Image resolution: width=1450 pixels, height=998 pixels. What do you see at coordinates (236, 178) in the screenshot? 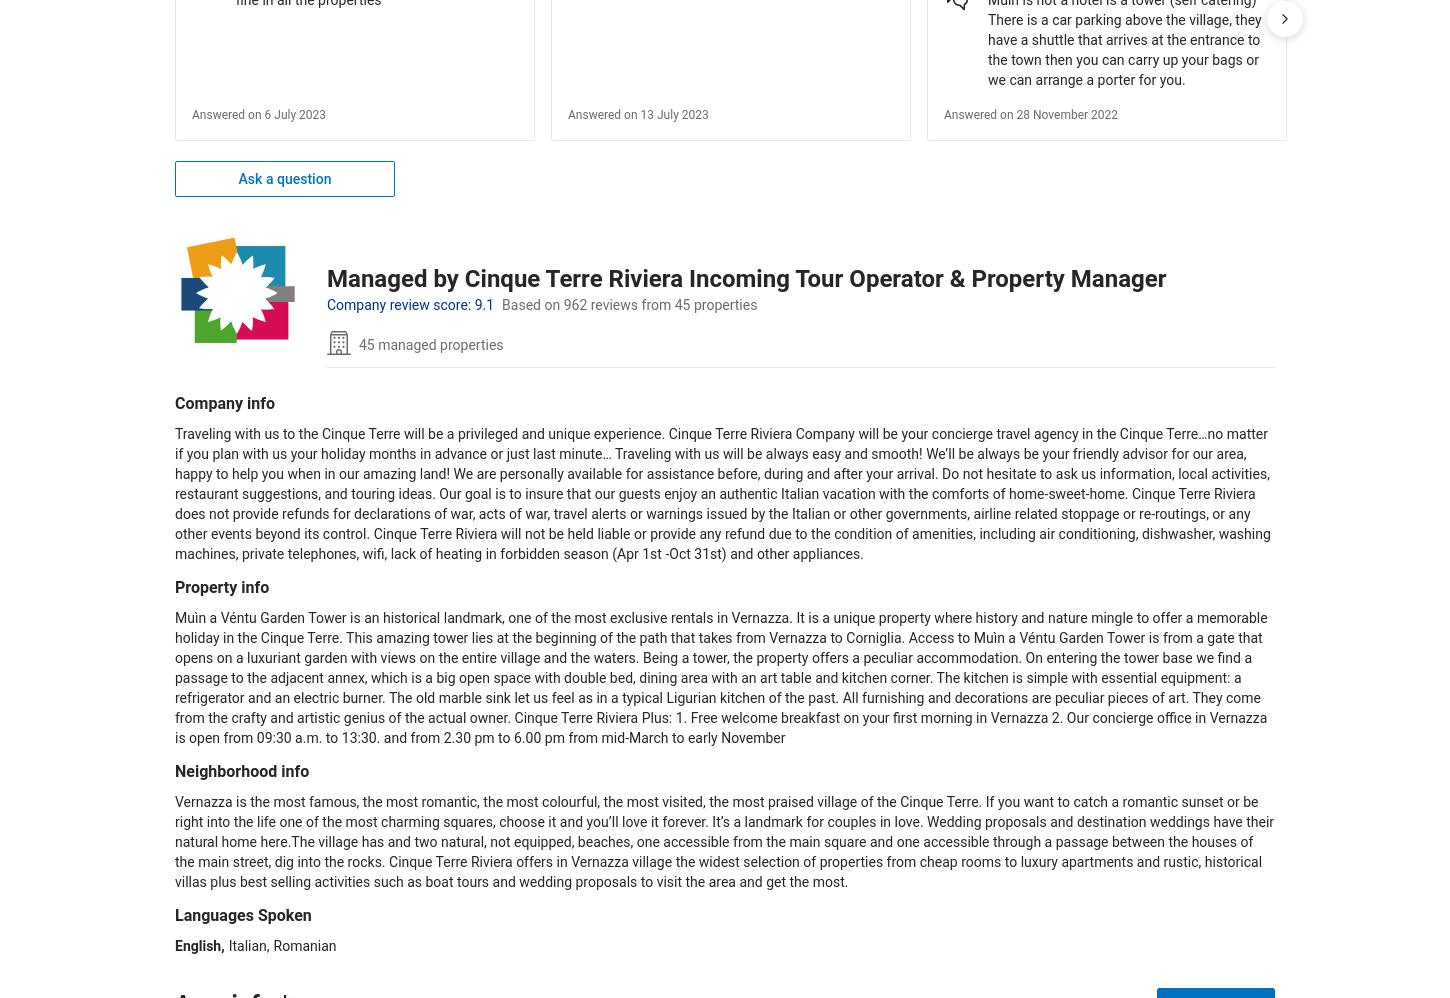
I see `'Ask a question'` at bounding box center [236, 178].